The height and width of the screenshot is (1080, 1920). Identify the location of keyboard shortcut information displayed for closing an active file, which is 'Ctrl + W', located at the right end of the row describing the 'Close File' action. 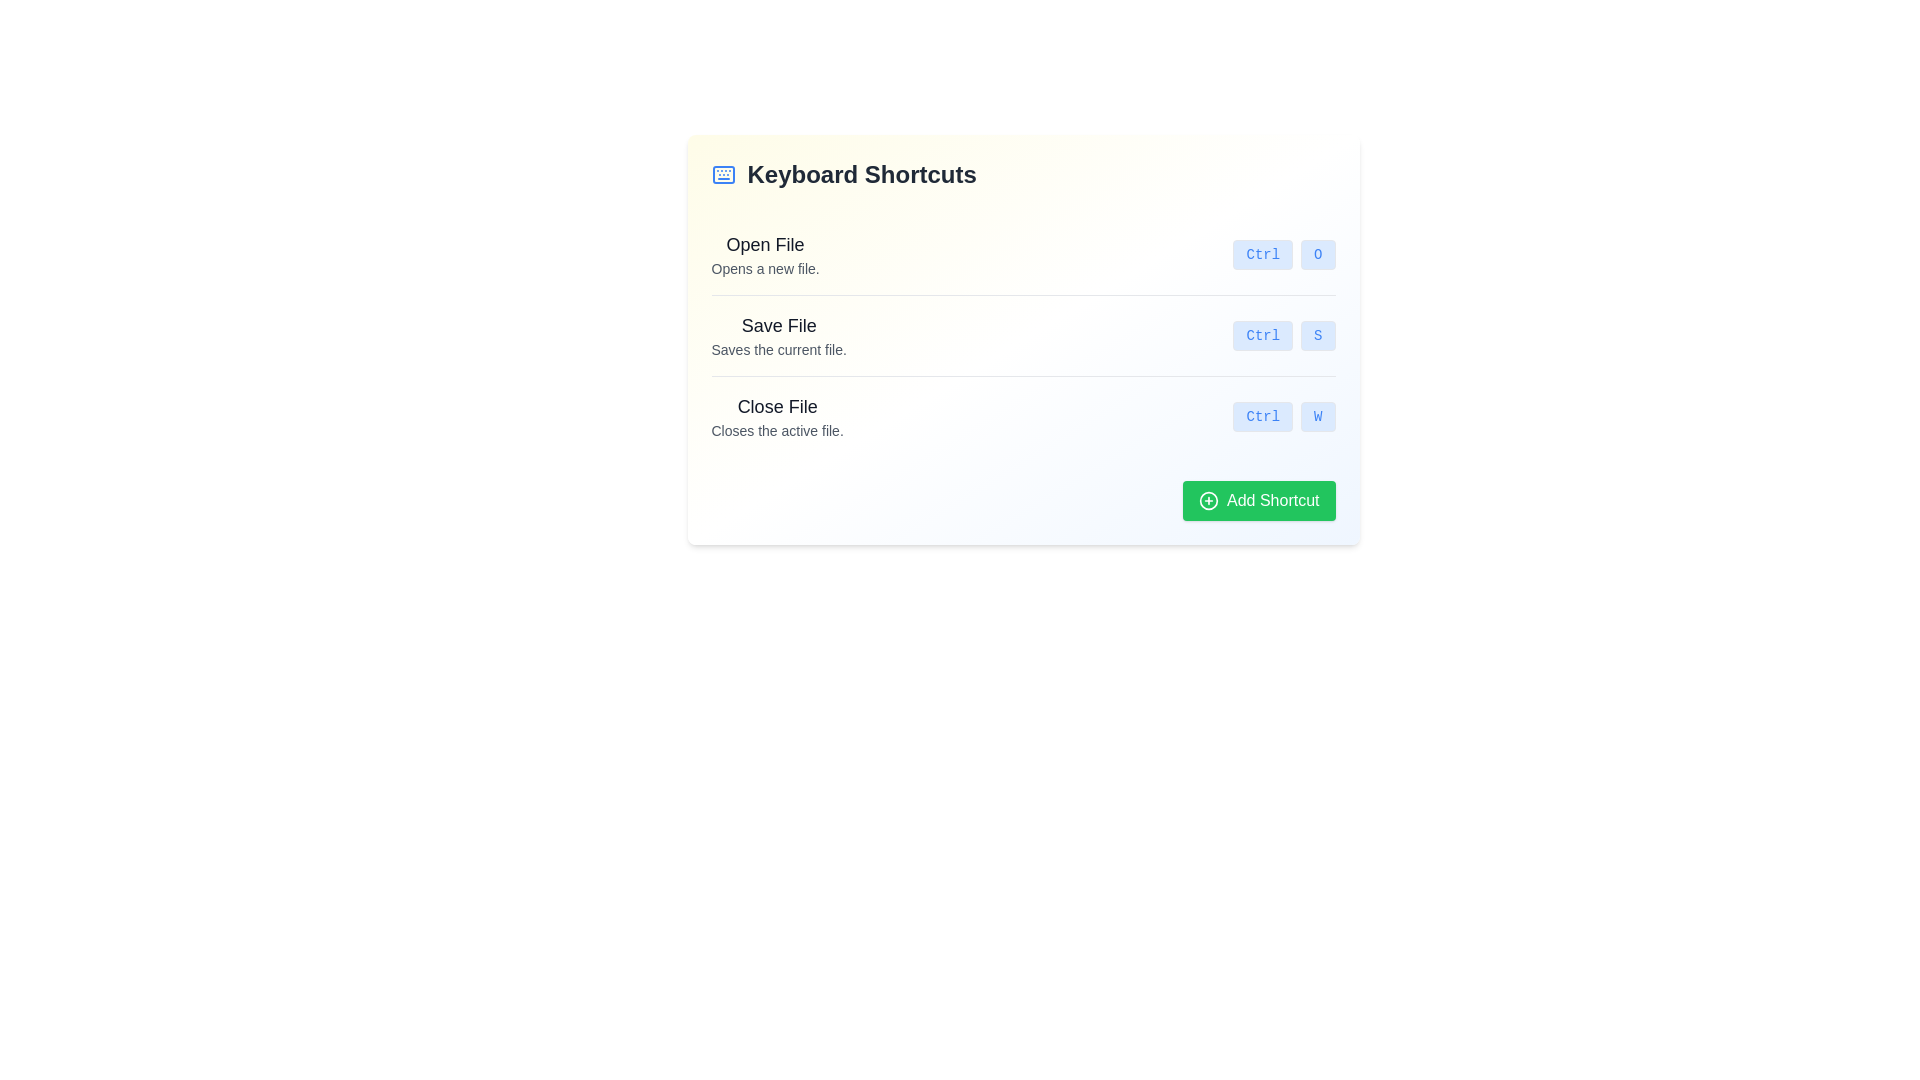
(1284, 415).